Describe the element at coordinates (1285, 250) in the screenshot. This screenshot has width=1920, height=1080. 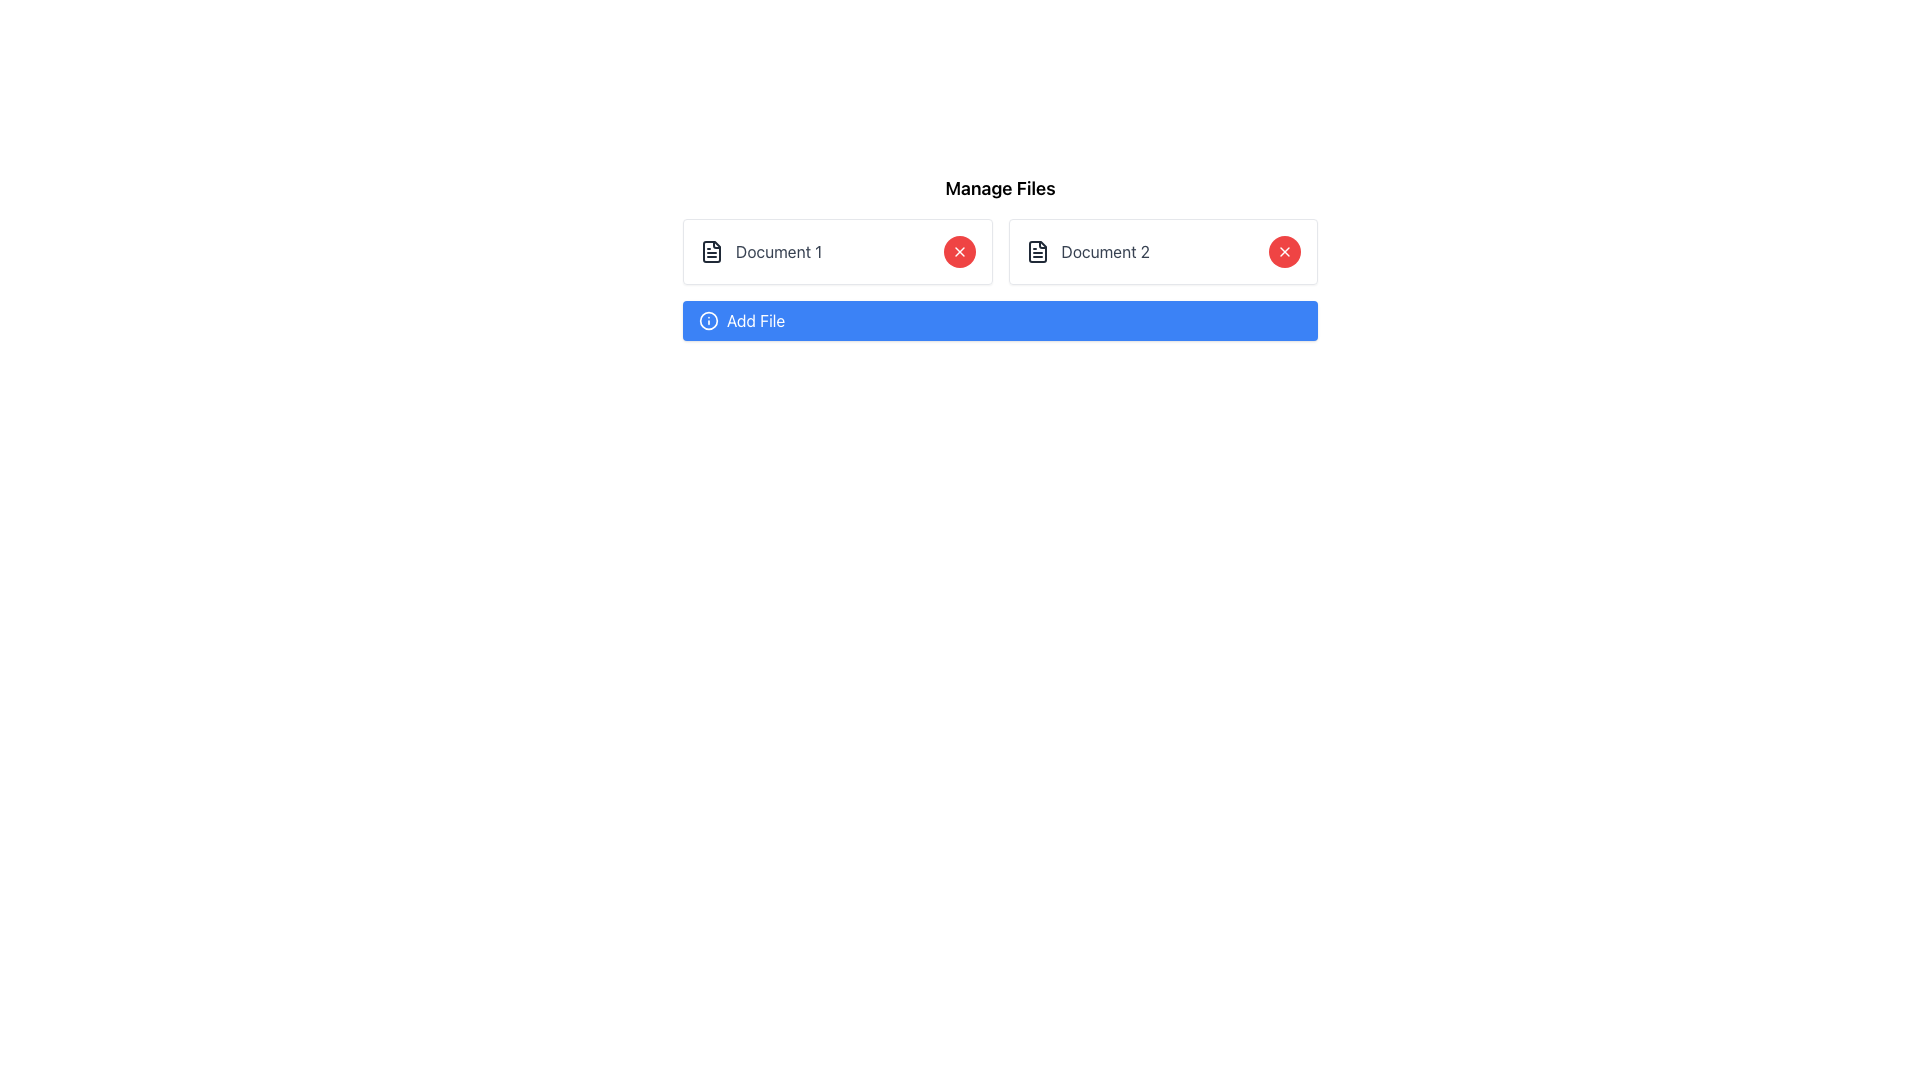
I see `the red circular button containing the 'X' icon` at that location.